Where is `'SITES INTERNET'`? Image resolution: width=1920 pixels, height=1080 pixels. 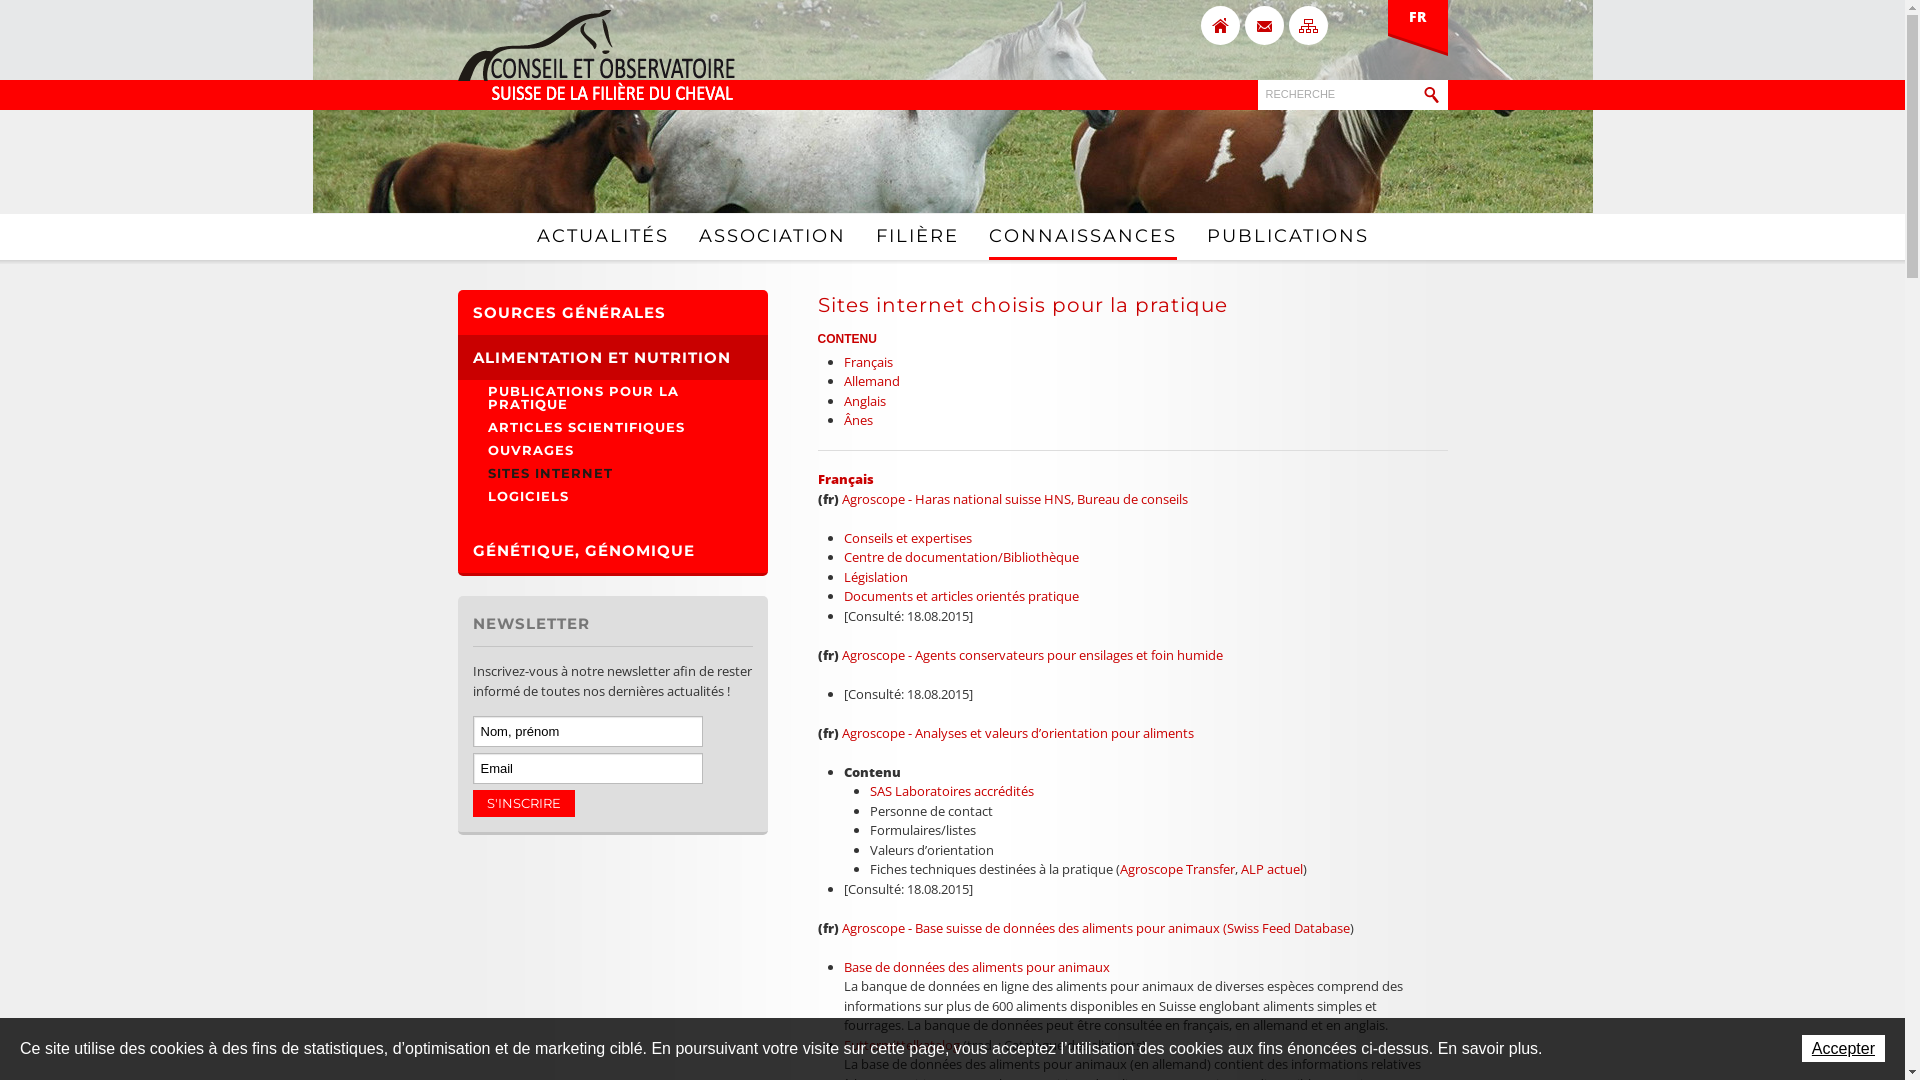 'SITES INTERNET' is located at coordinates (612, 473).